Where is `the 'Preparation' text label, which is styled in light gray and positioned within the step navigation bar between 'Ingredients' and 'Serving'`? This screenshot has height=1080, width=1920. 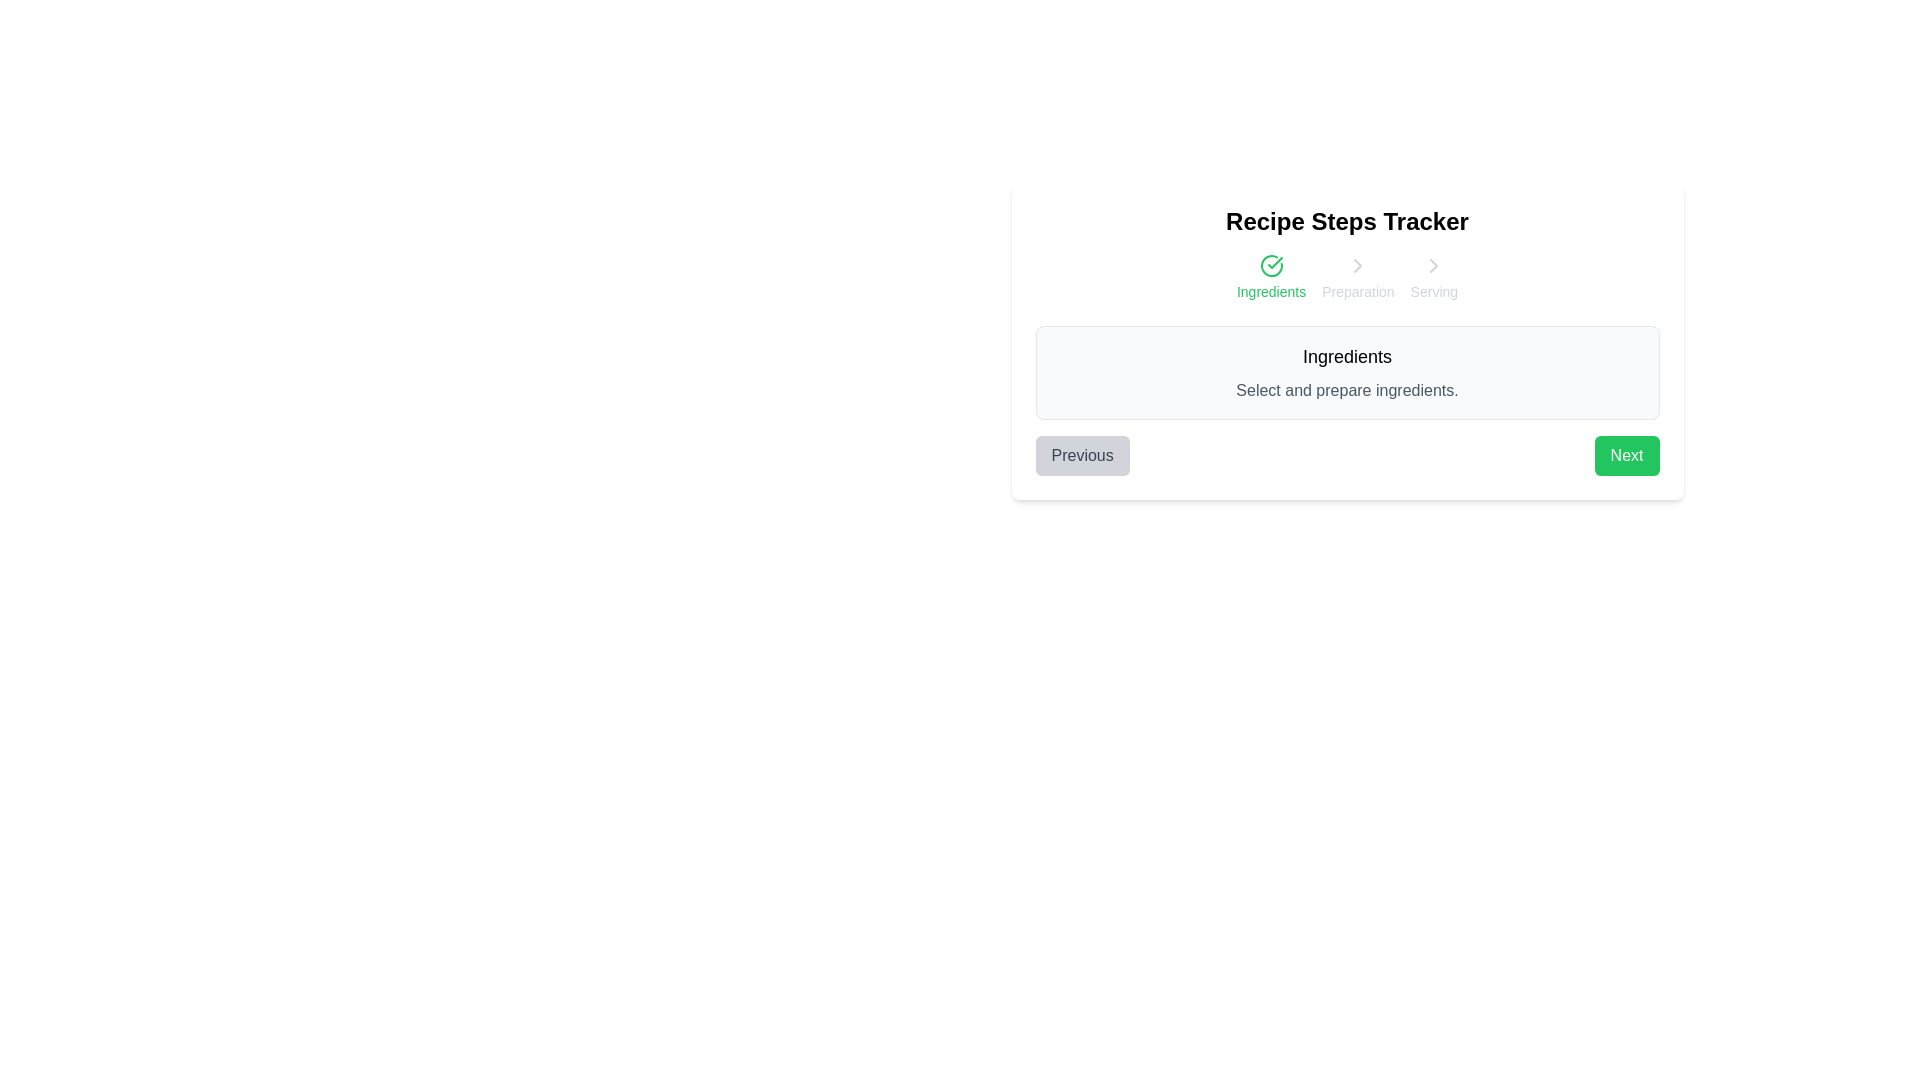 the 'Preparation' text label, which is styled in light gray and positioned within the step navigation bar between 'Ingredients' and 'Serving' is located at coordinates (1358, 292).